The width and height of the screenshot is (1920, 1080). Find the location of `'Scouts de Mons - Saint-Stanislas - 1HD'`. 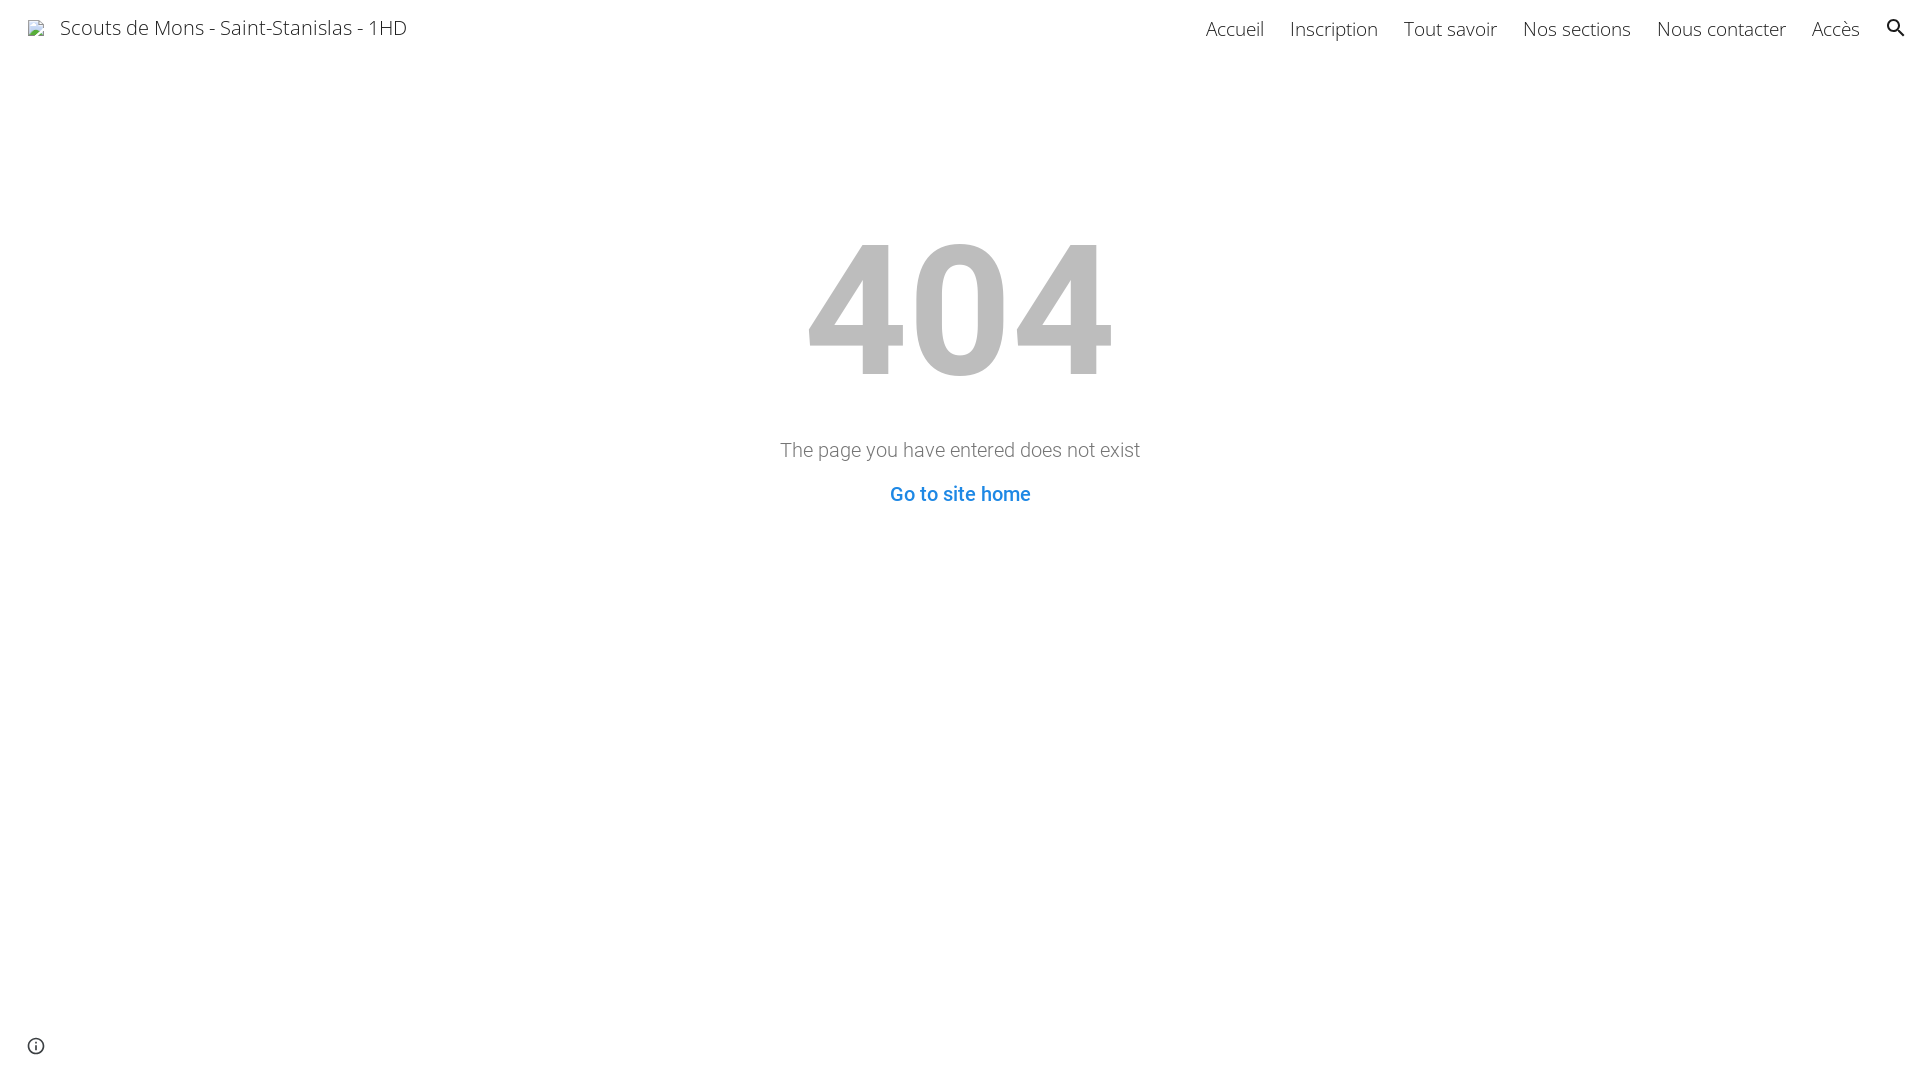

'Scouts de Mons - Saint-Stanislas - 1HD' is located at coordinates (217, 25).